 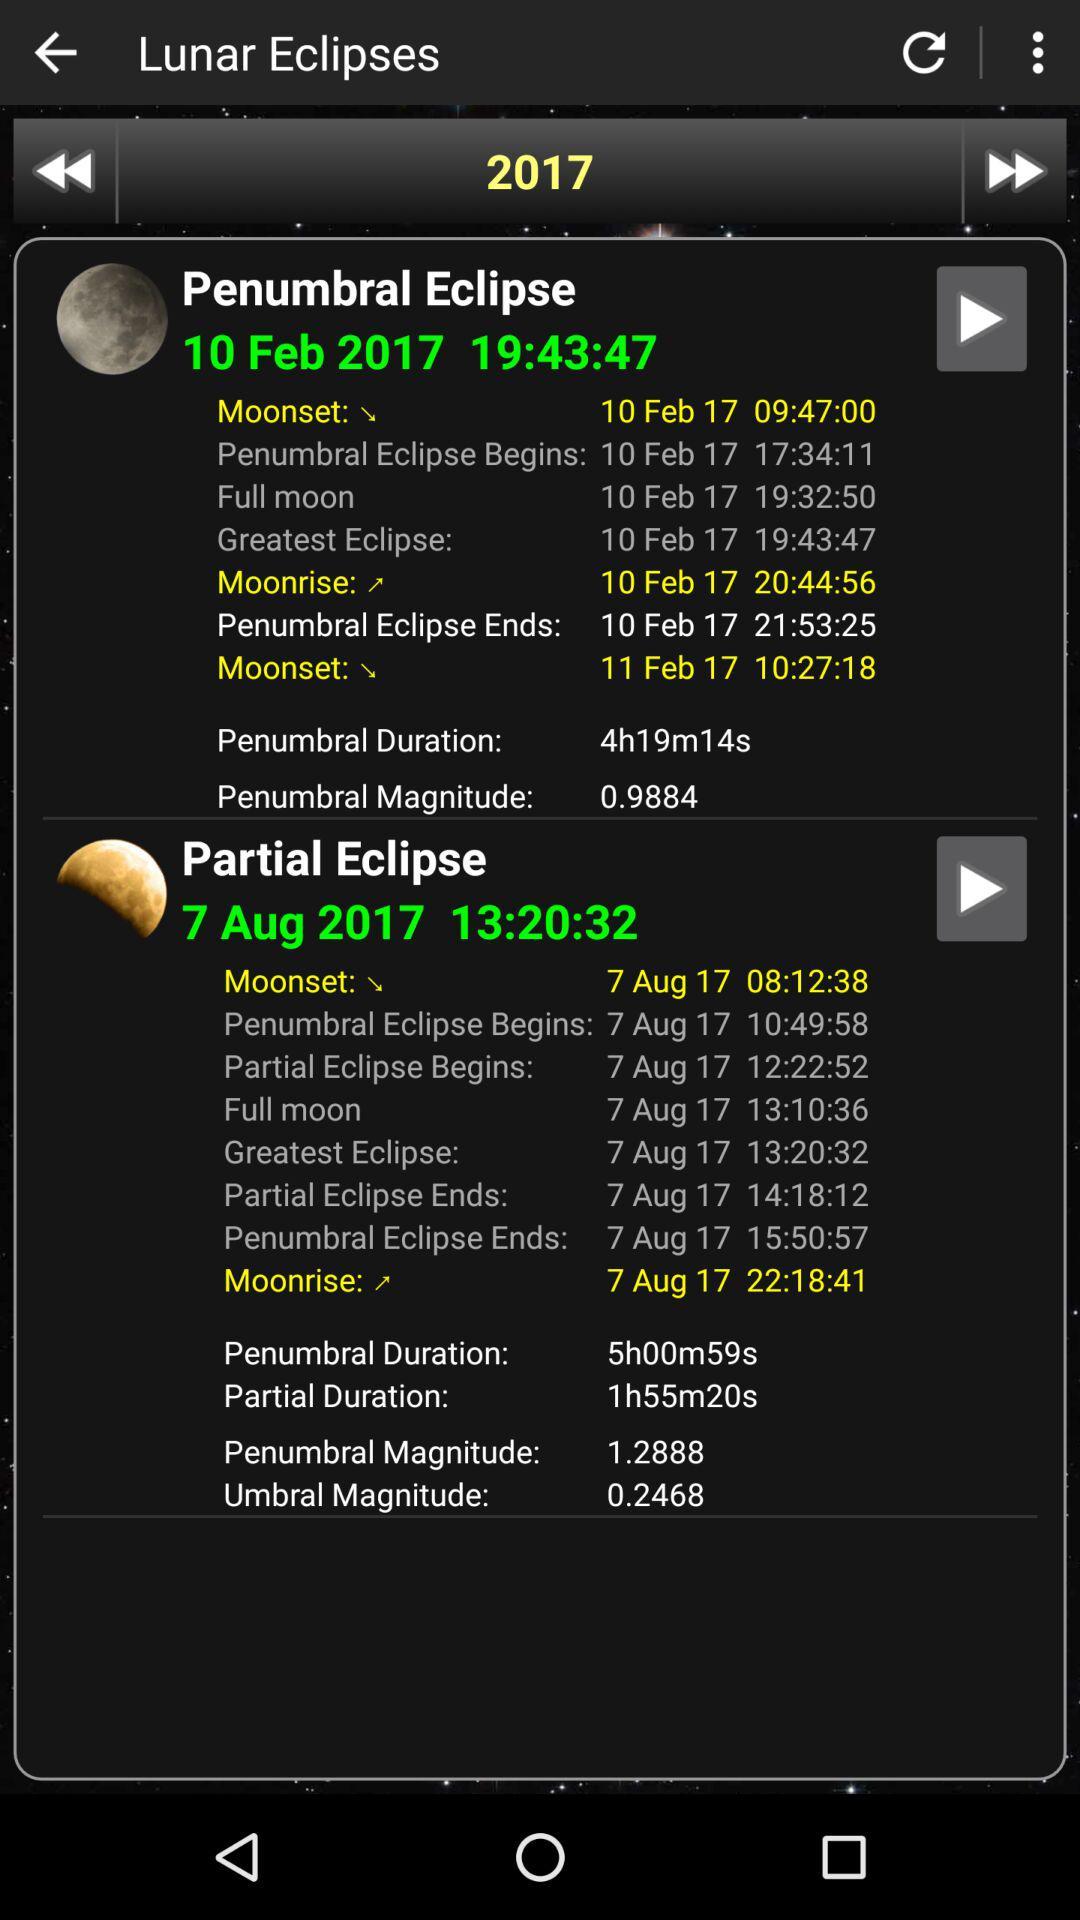 What do you see at coordinates (54, 52) in the screenshot?
I see `back to previous page` at bounding box center [54, 52].